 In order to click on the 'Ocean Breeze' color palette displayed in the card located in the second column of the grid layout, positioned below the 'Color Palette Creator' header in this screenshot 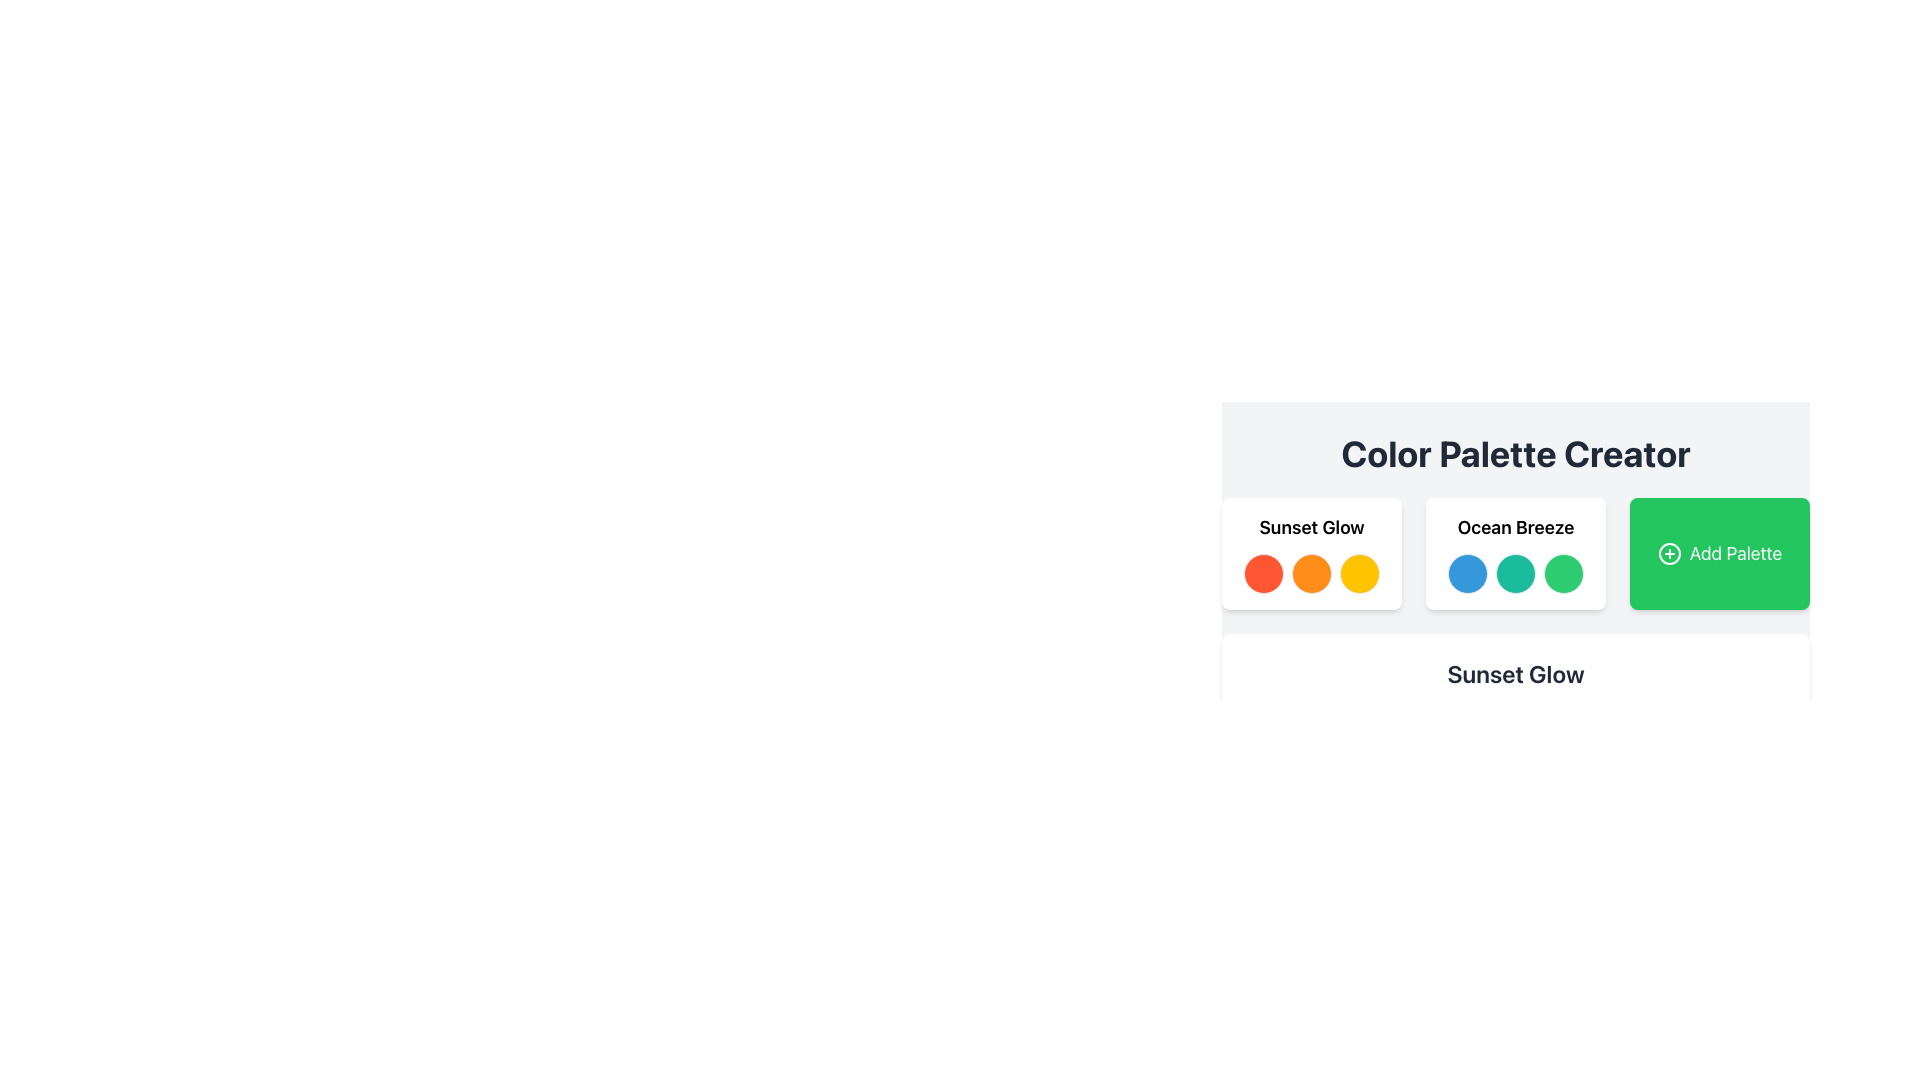, I will do `click(1516, 554)`.